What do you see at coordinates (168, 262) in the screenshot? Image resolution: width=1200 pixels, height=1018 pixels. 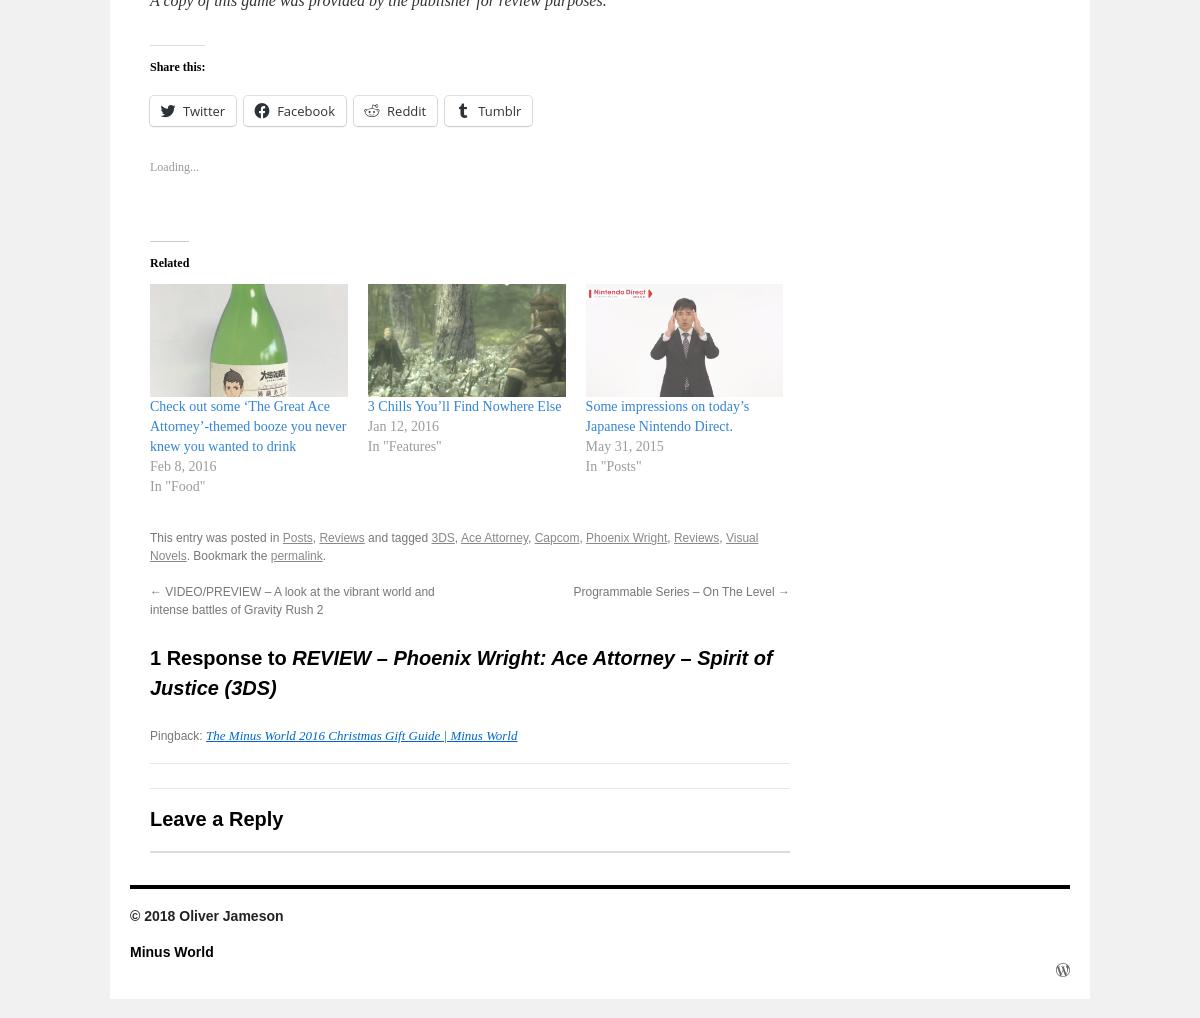 I see `'Related'` at bounding box center [168, 262].